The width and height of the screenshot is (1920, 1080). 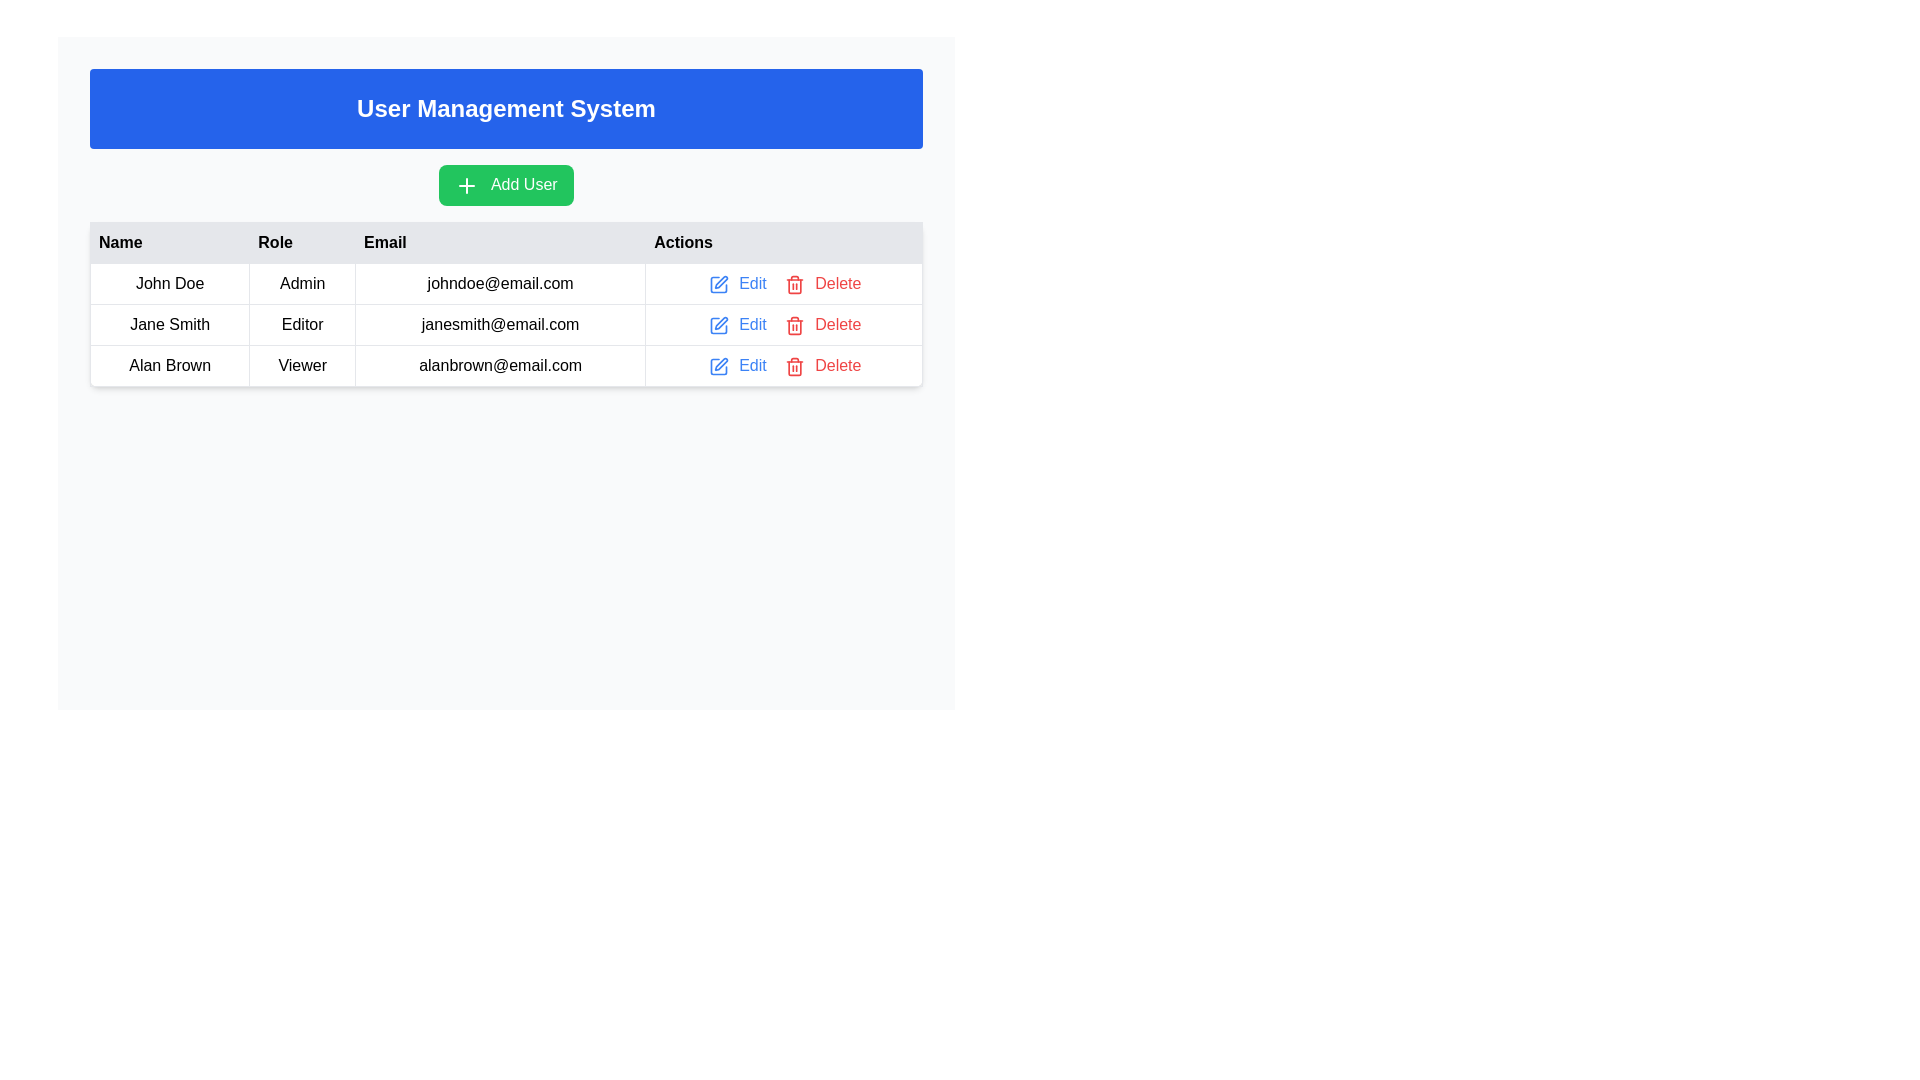 What do you see at coordinates (821, 365) in the screenshot?
I see `the delete button located in the 'Actions' cell of the row for user Alan Brown` at bounding box center [821, 365].